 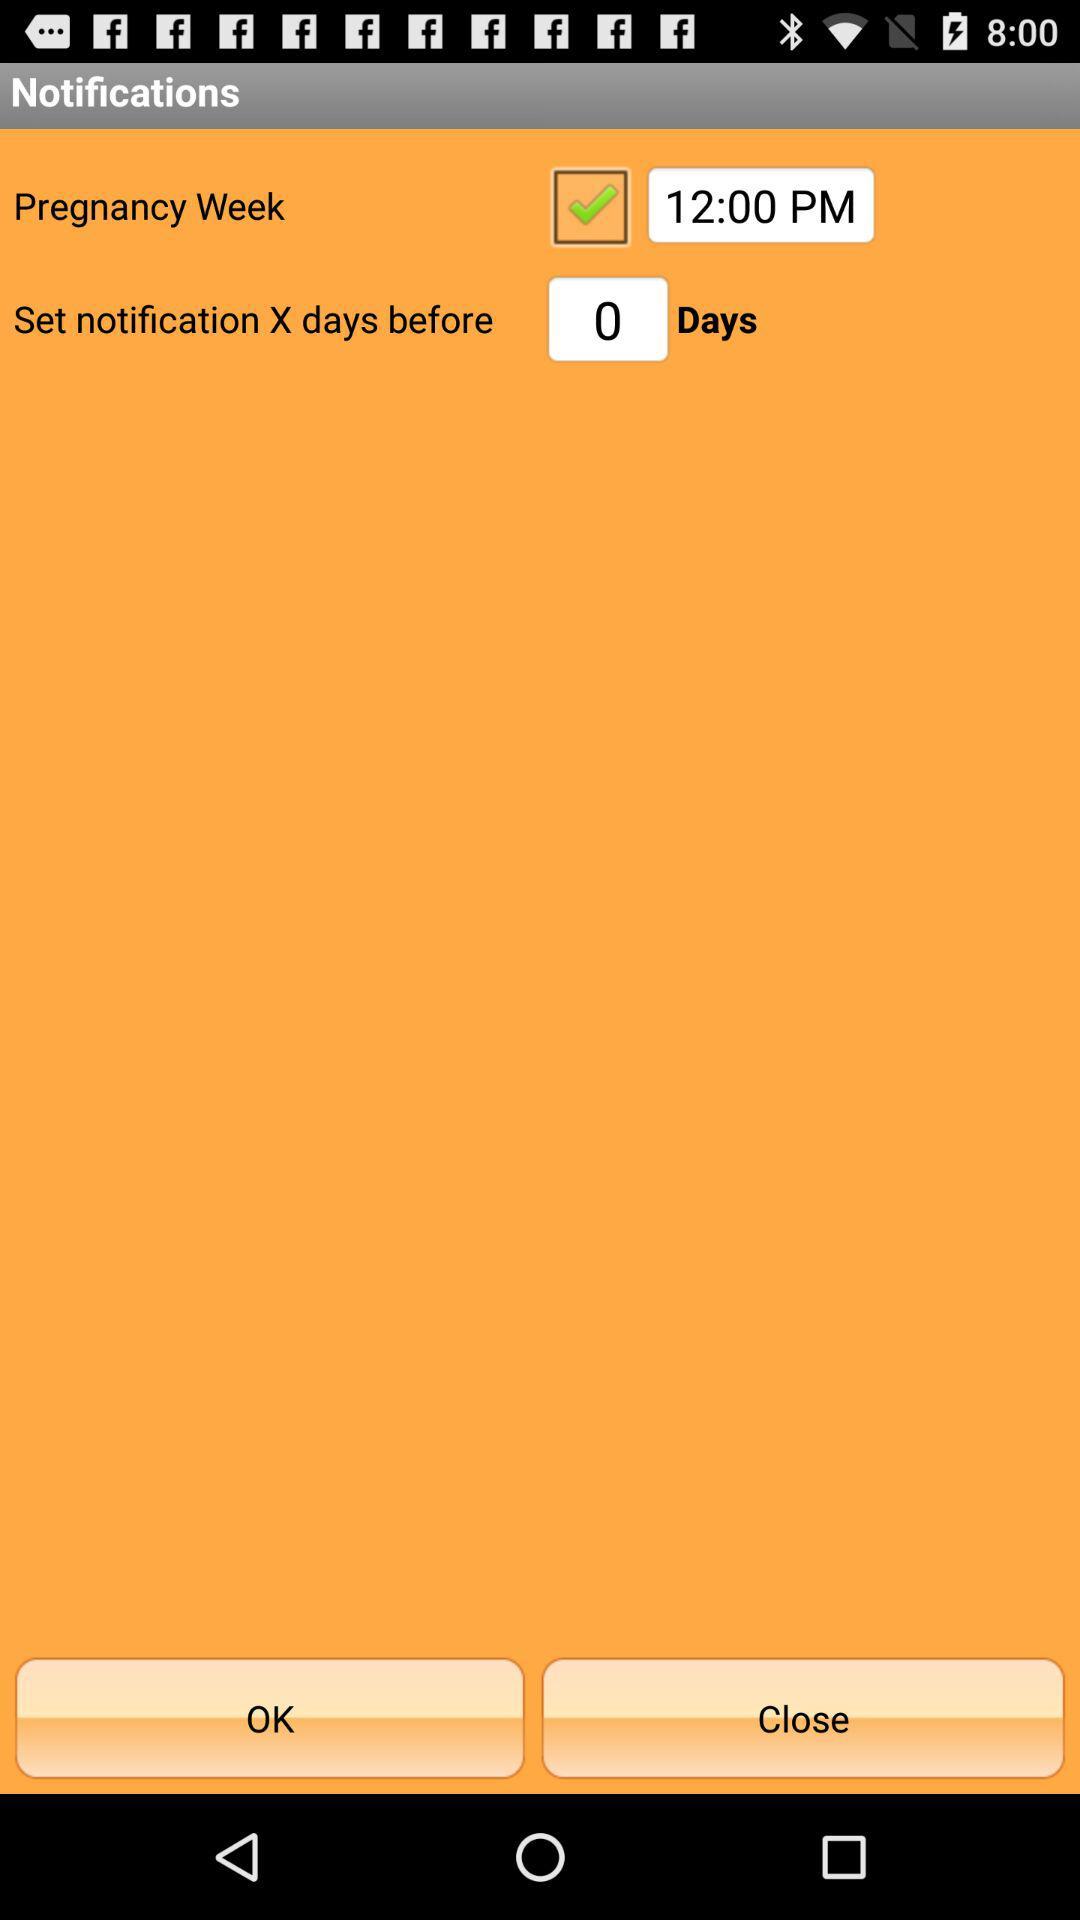 What do you see at coordinates (588, 205) in the screenshot?
I see `pregnancy week notification check box` at bounding box center [588, 205].